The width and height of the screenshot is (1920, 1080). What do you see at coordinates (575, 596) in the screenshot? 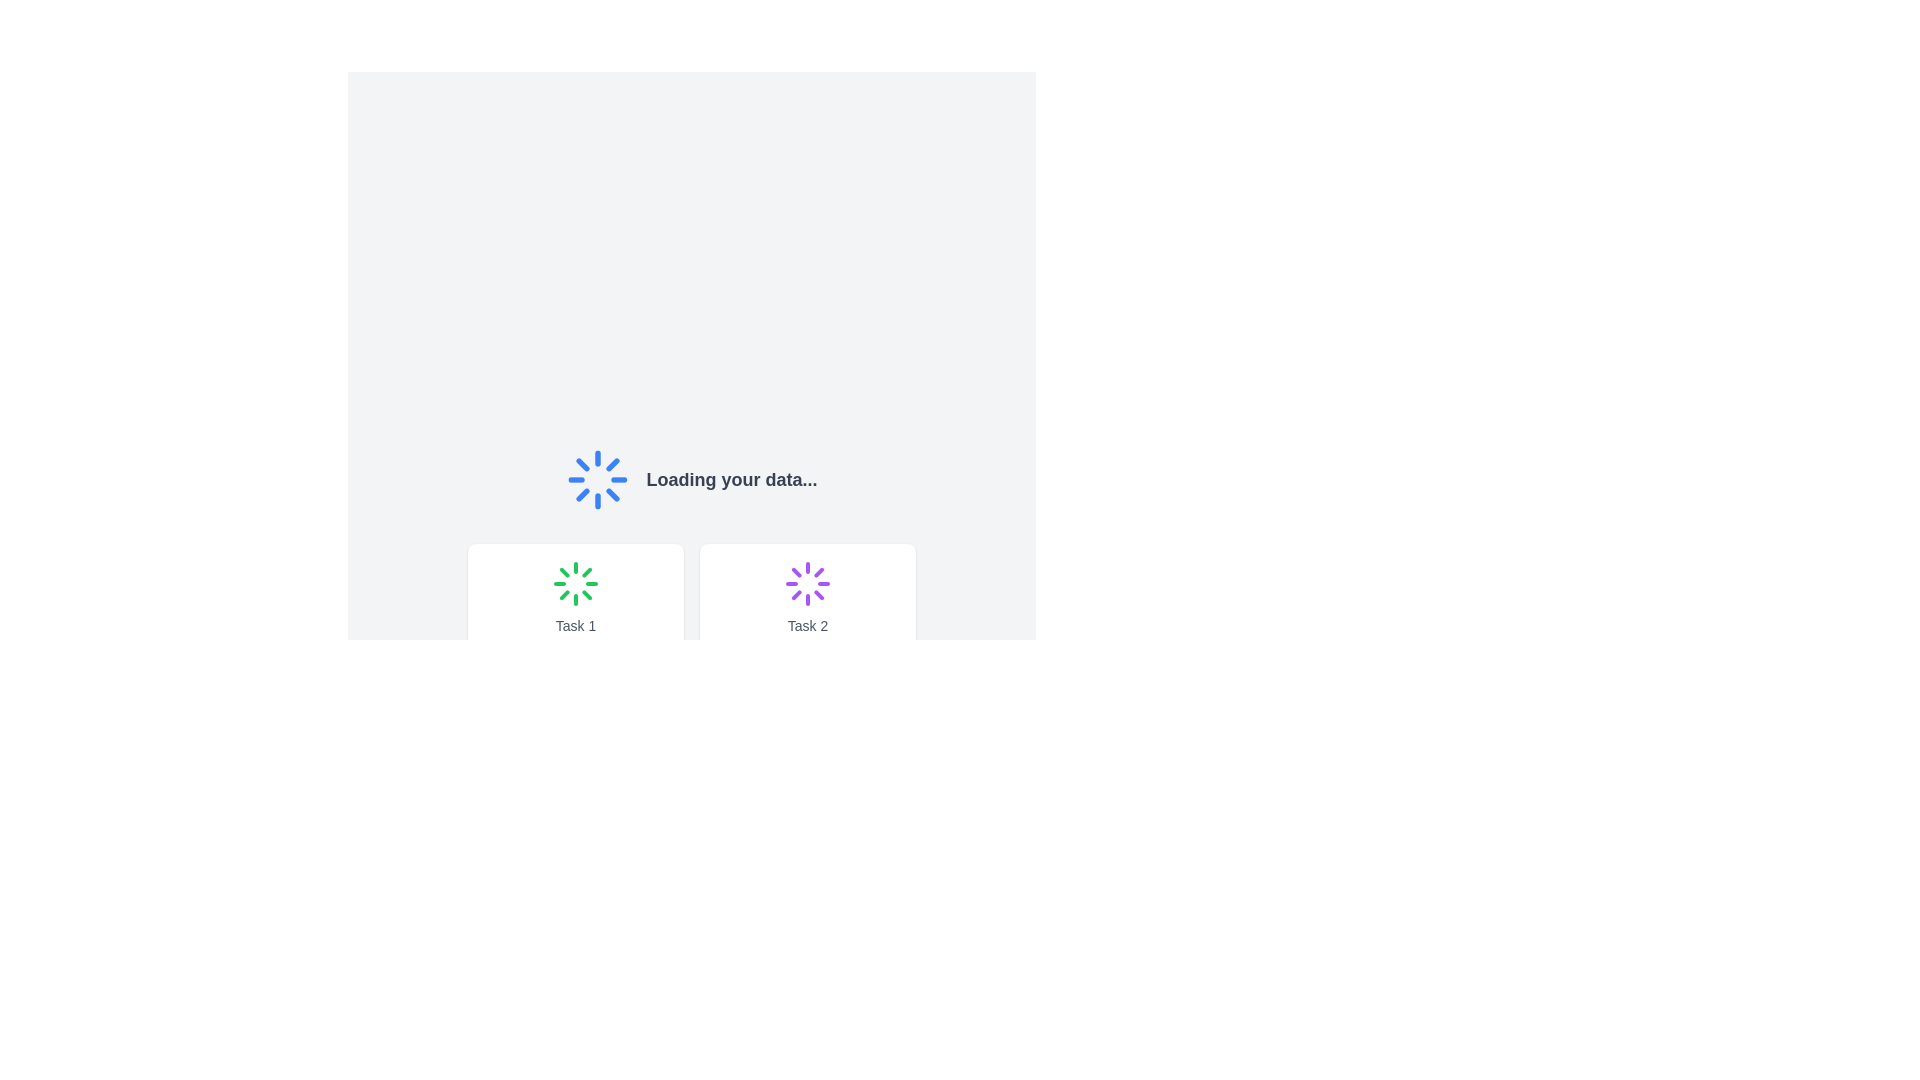
I see `task label 'Task 1' on the visual status card located in the top-left corner of the grid layout` at bounding box center [575, 596].